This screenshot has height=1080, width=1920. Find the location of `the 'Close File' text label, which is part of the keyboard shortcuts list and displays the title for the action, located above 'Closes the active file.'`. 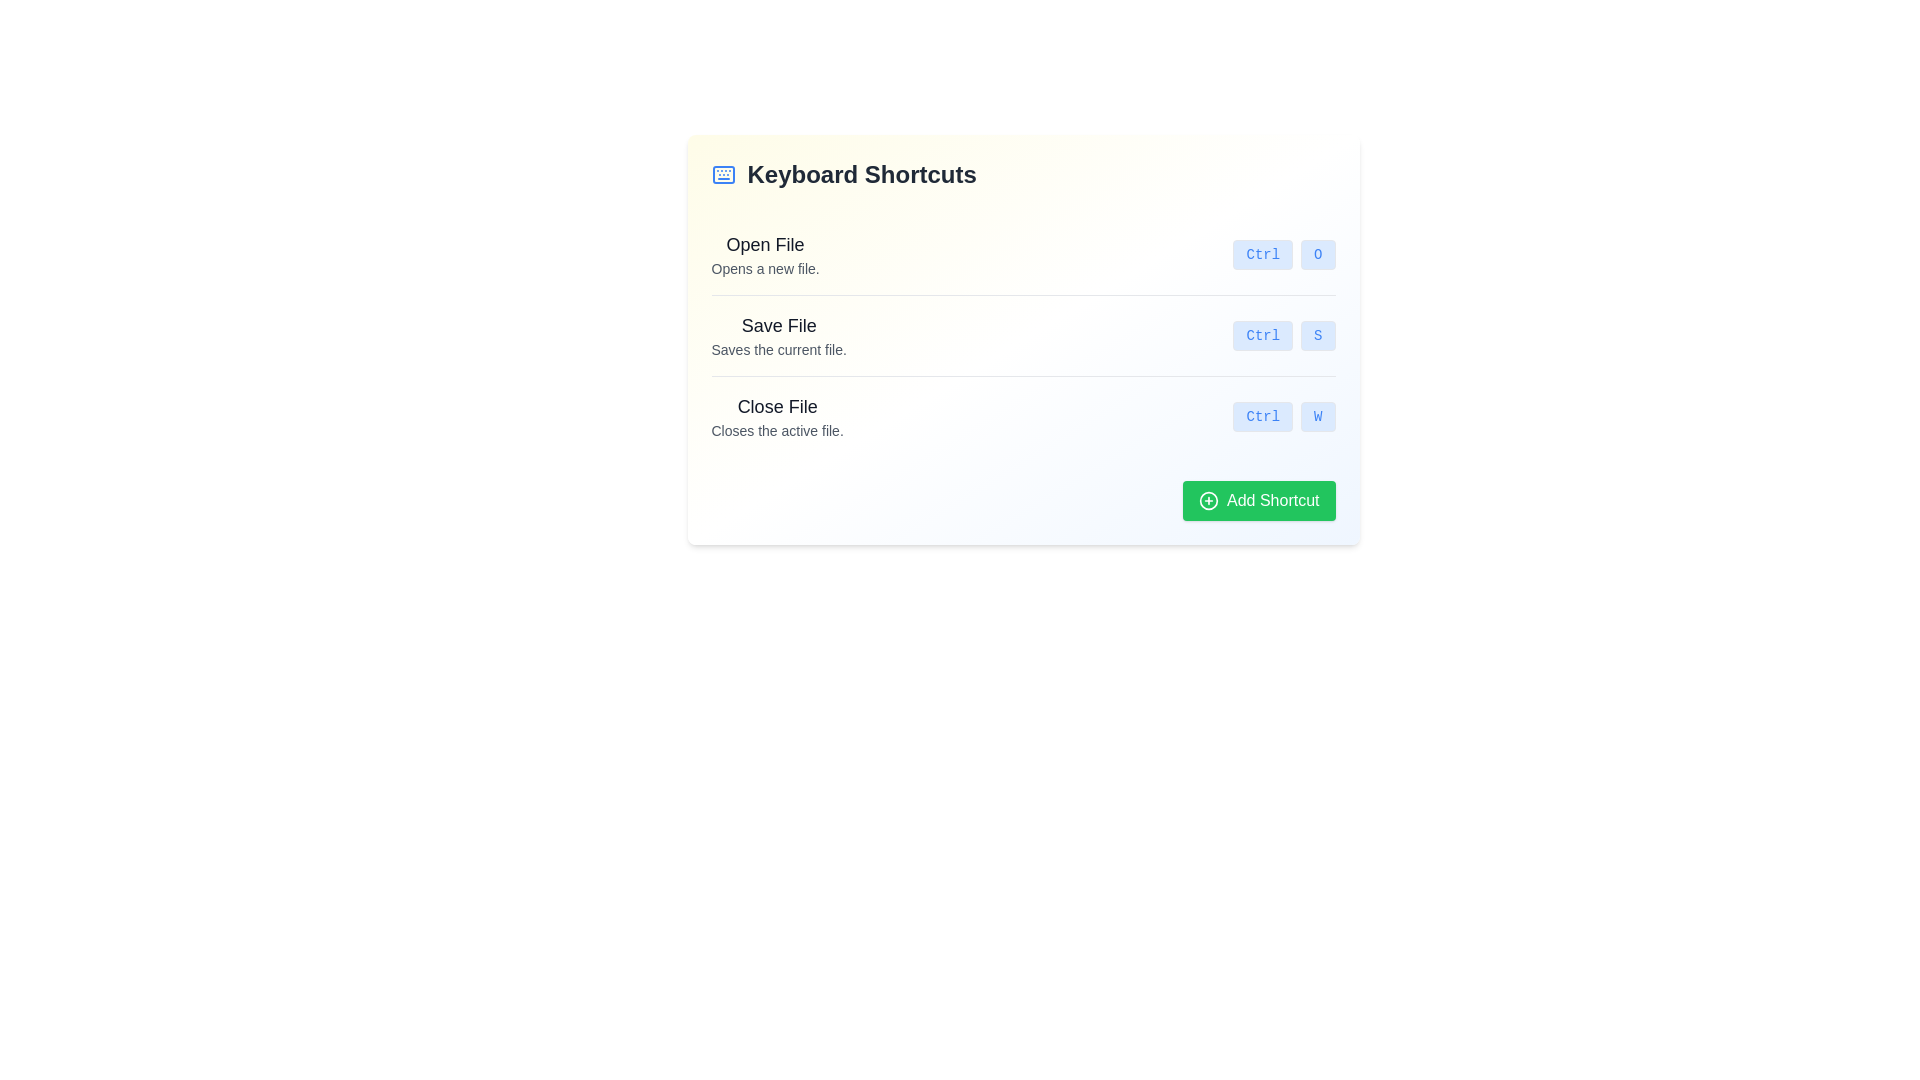

the 'Close File' text label, which is part of the keyboard shortcuts list and displays the title for the action, located above 'Closes the active file.' is located at coordinates (776, 406).